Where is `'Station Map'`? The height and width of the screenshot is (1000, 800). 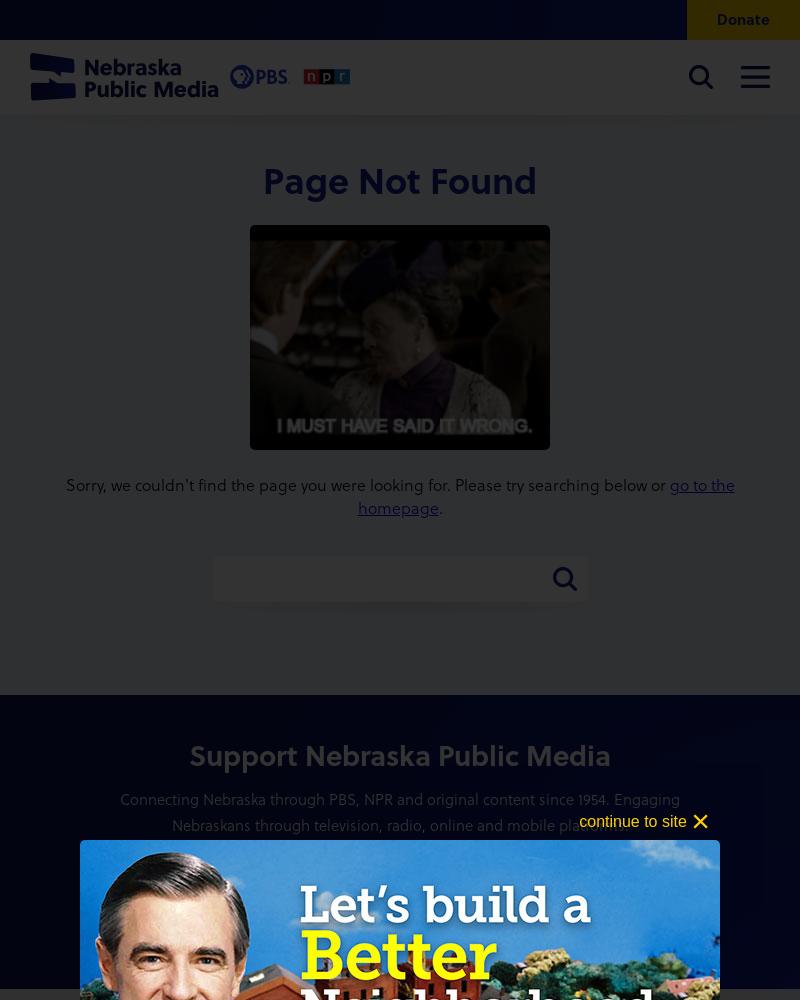 'Station Map' is located at coordinates (30, 416).